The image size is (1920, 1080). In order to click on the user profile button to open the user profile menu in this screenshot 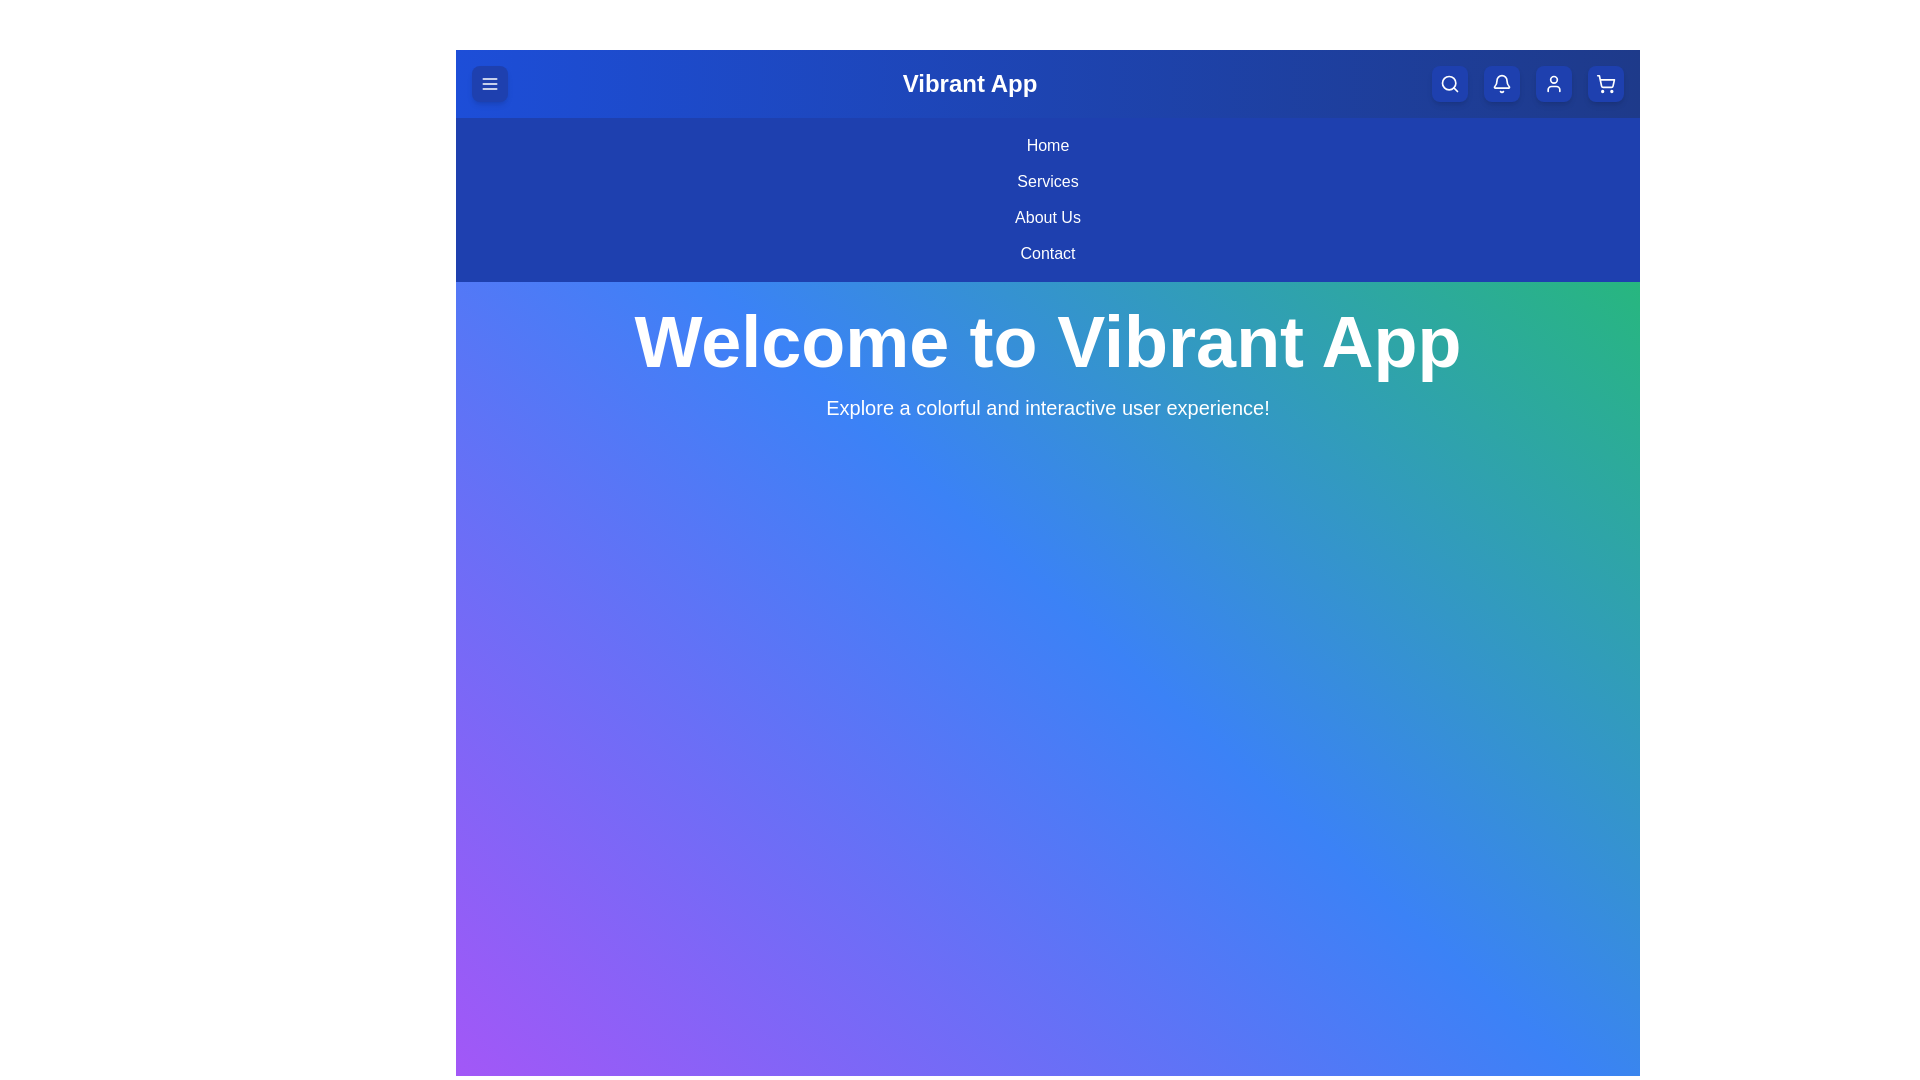, I will do `click(1553, 83)`.